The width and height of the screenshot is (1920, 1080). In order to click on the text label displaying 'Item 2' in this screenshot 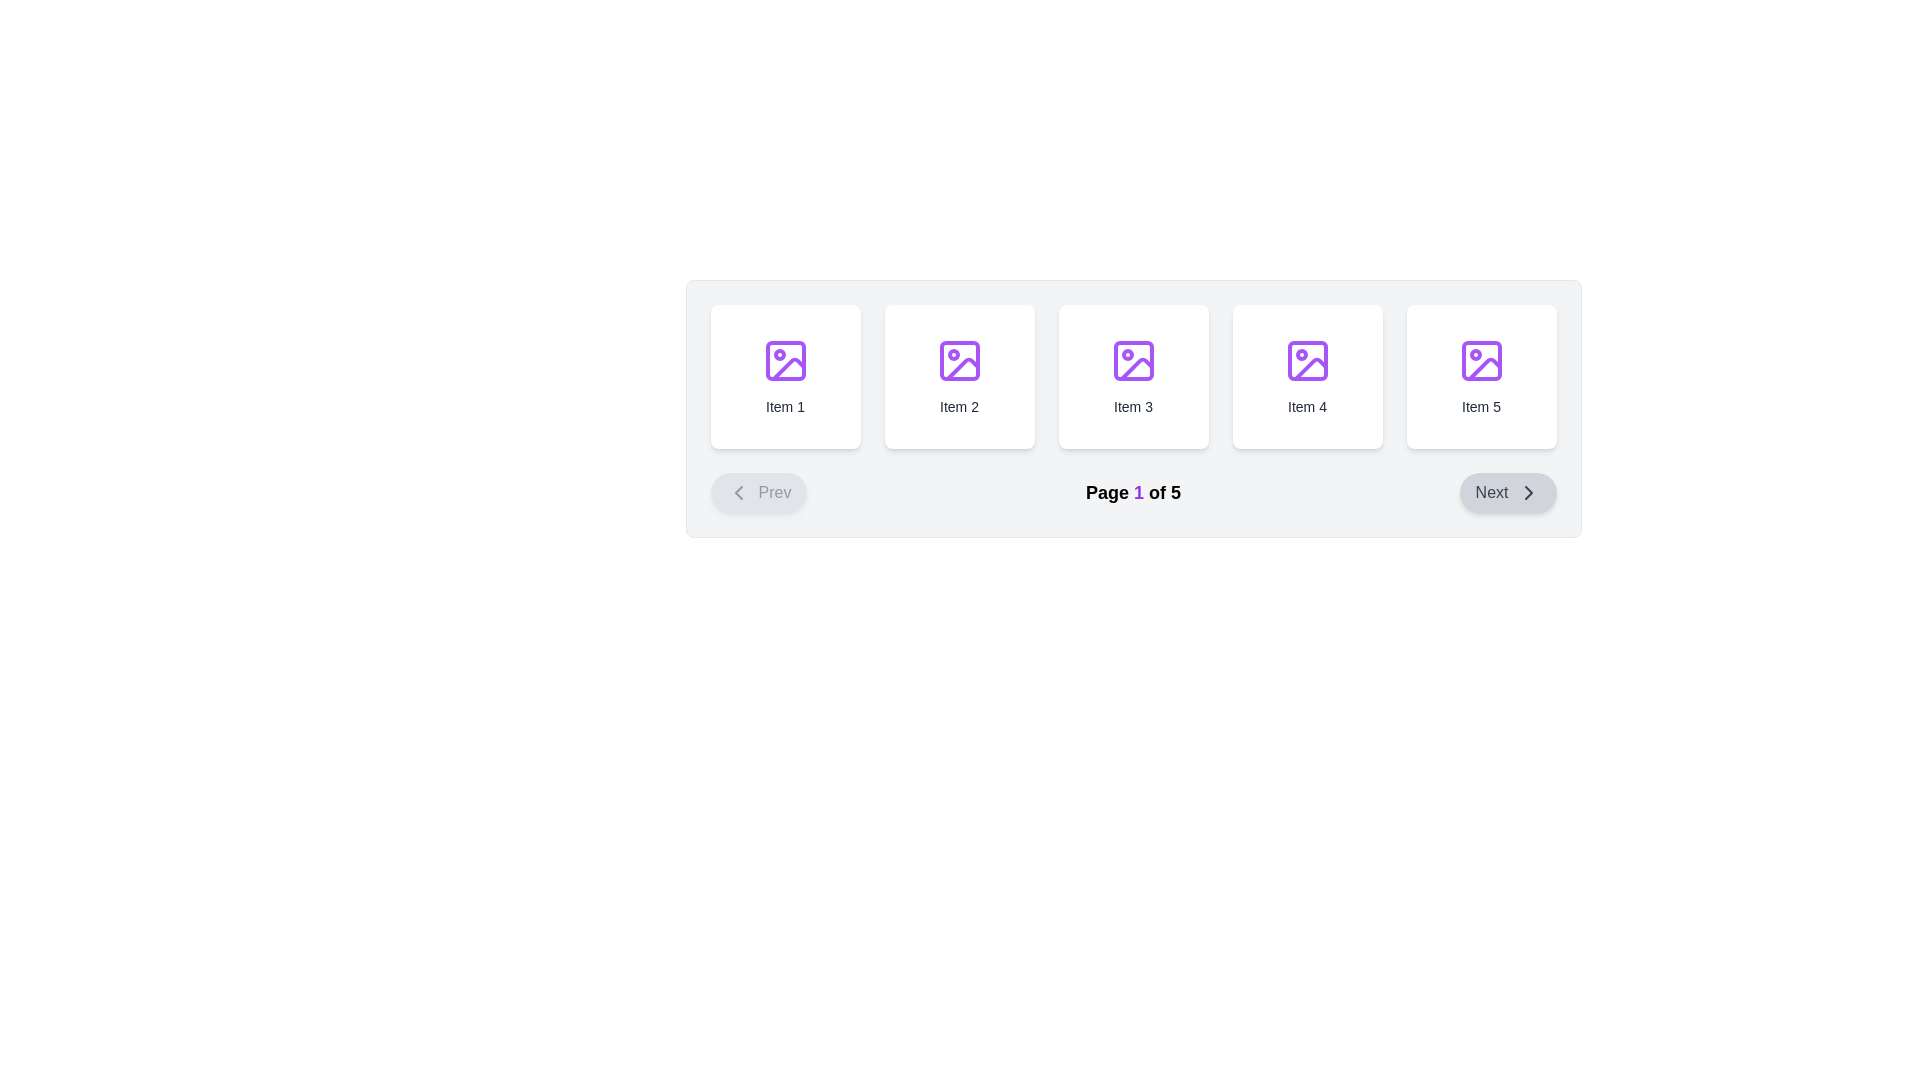, I will do `click(958, 406)`.